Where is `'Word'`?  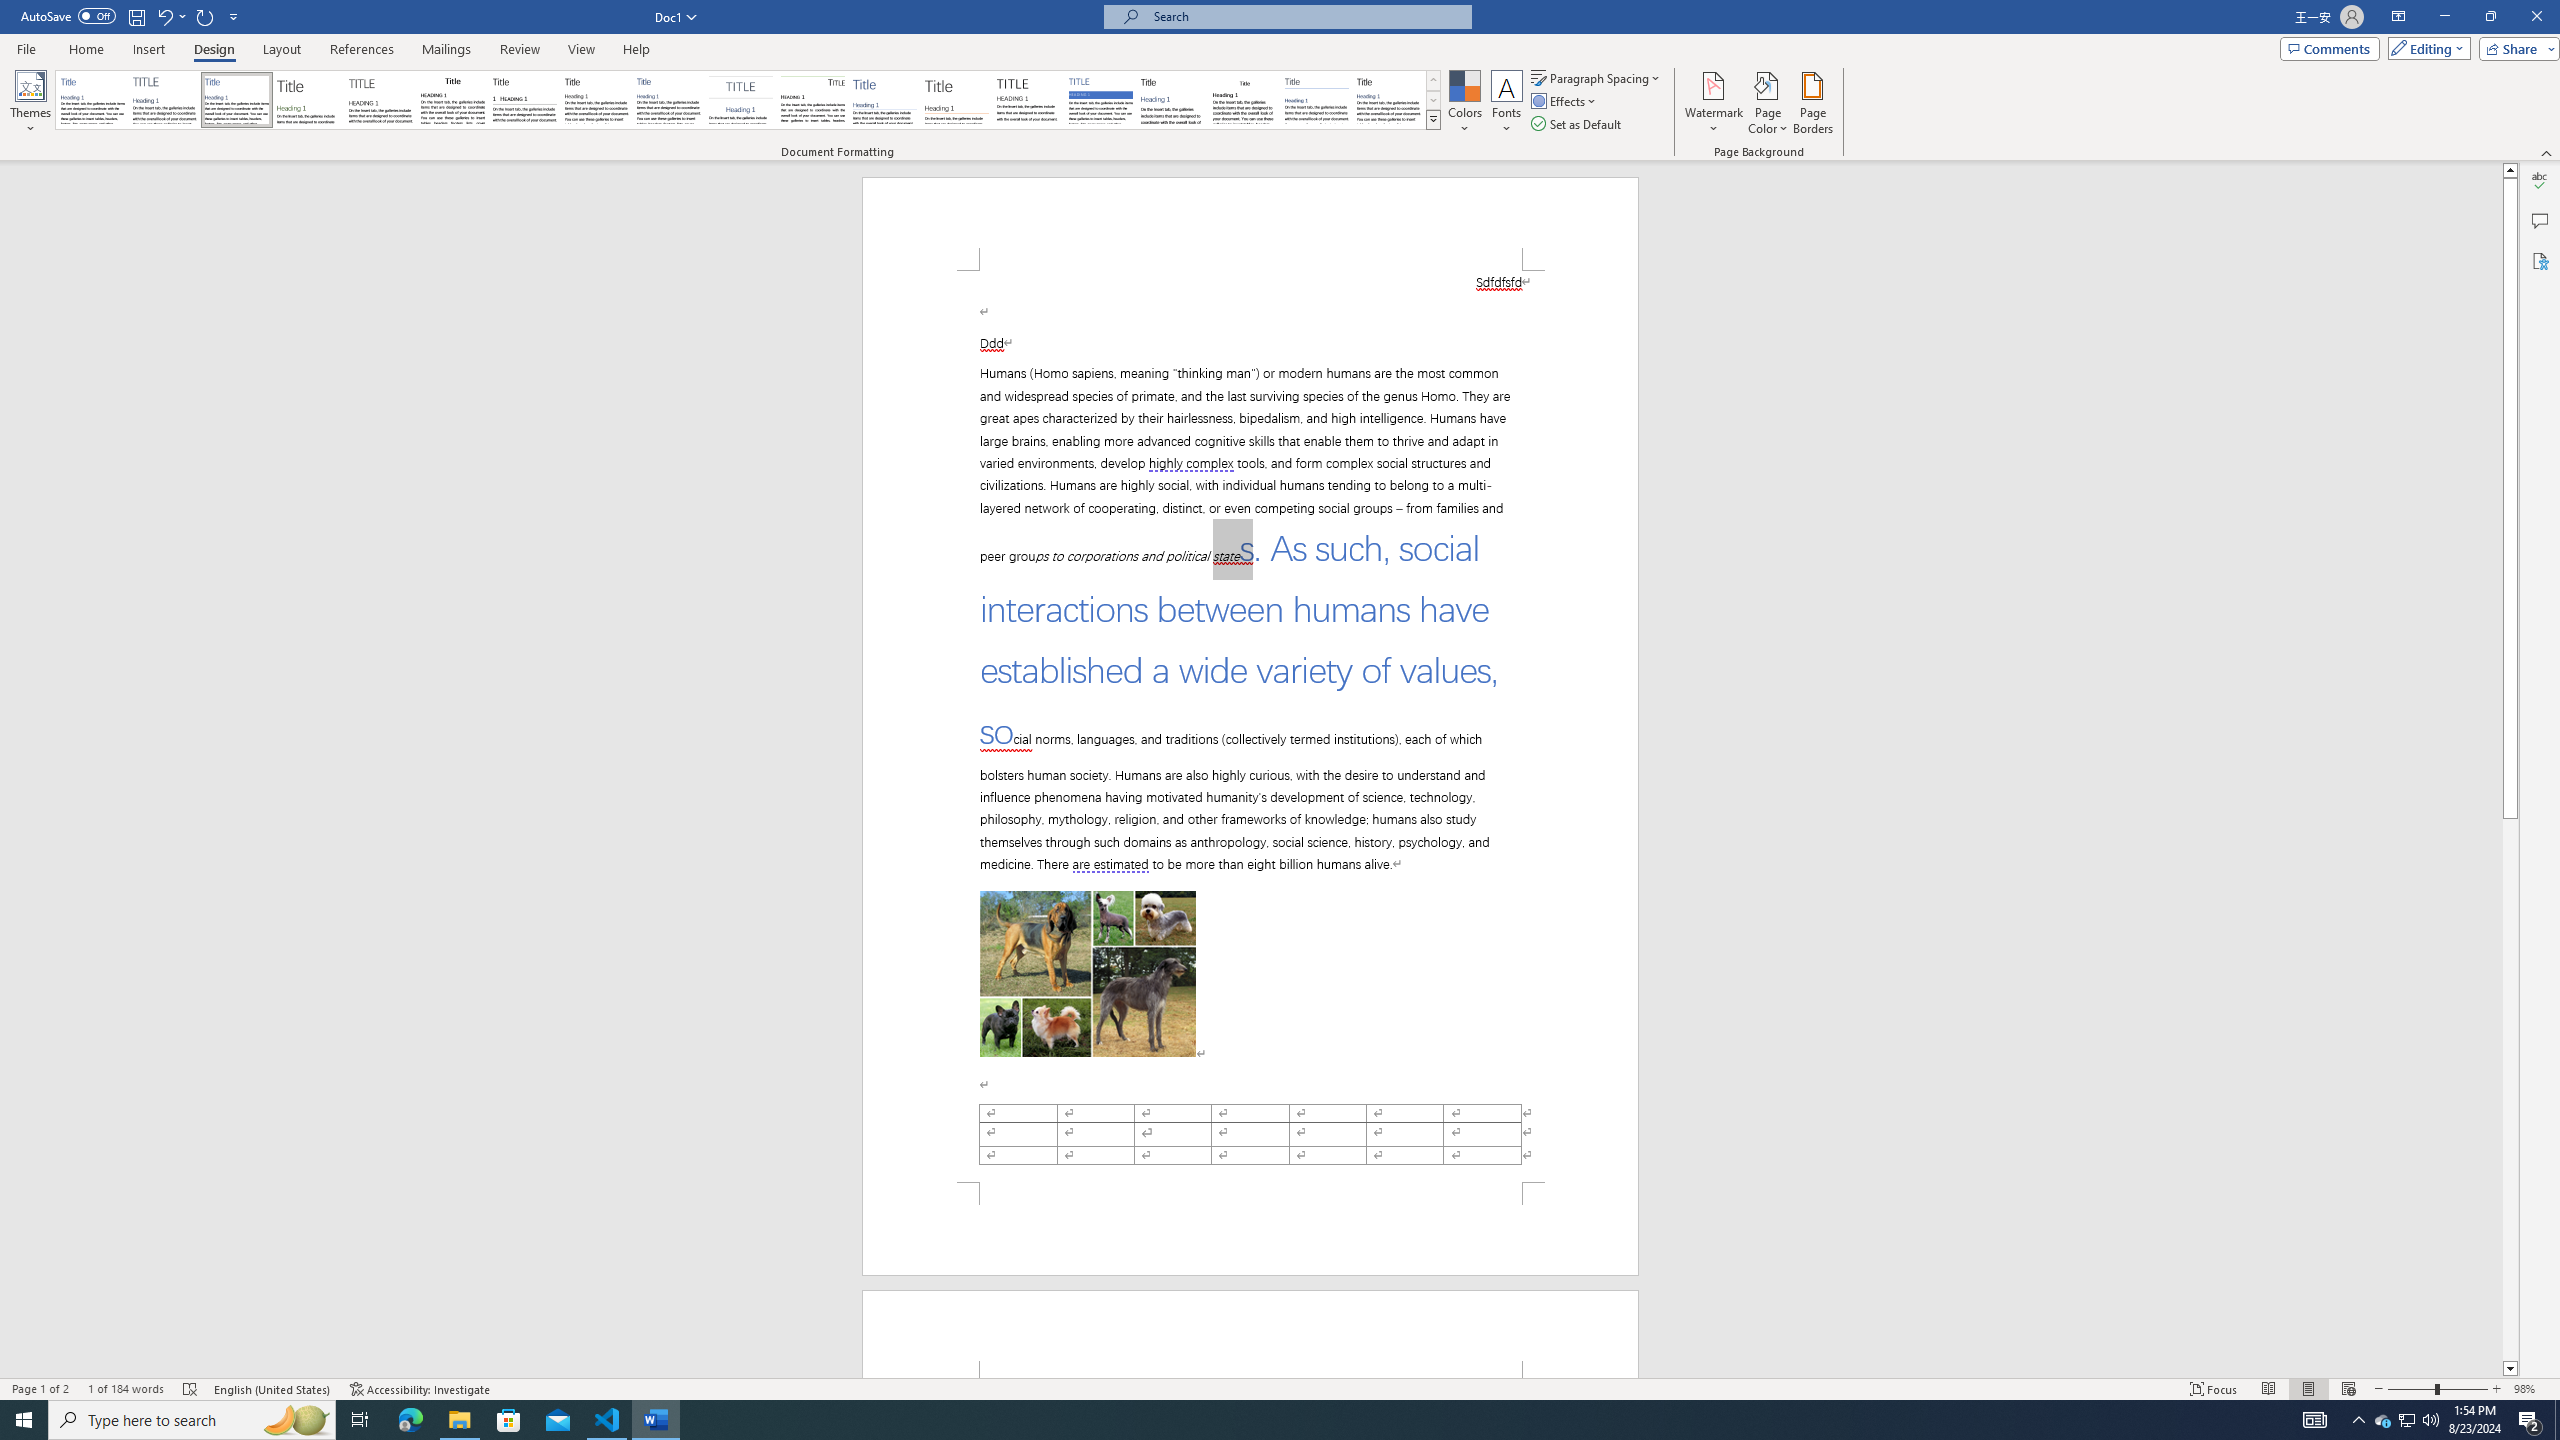 'Word' is located at coordinates (1171, 99).